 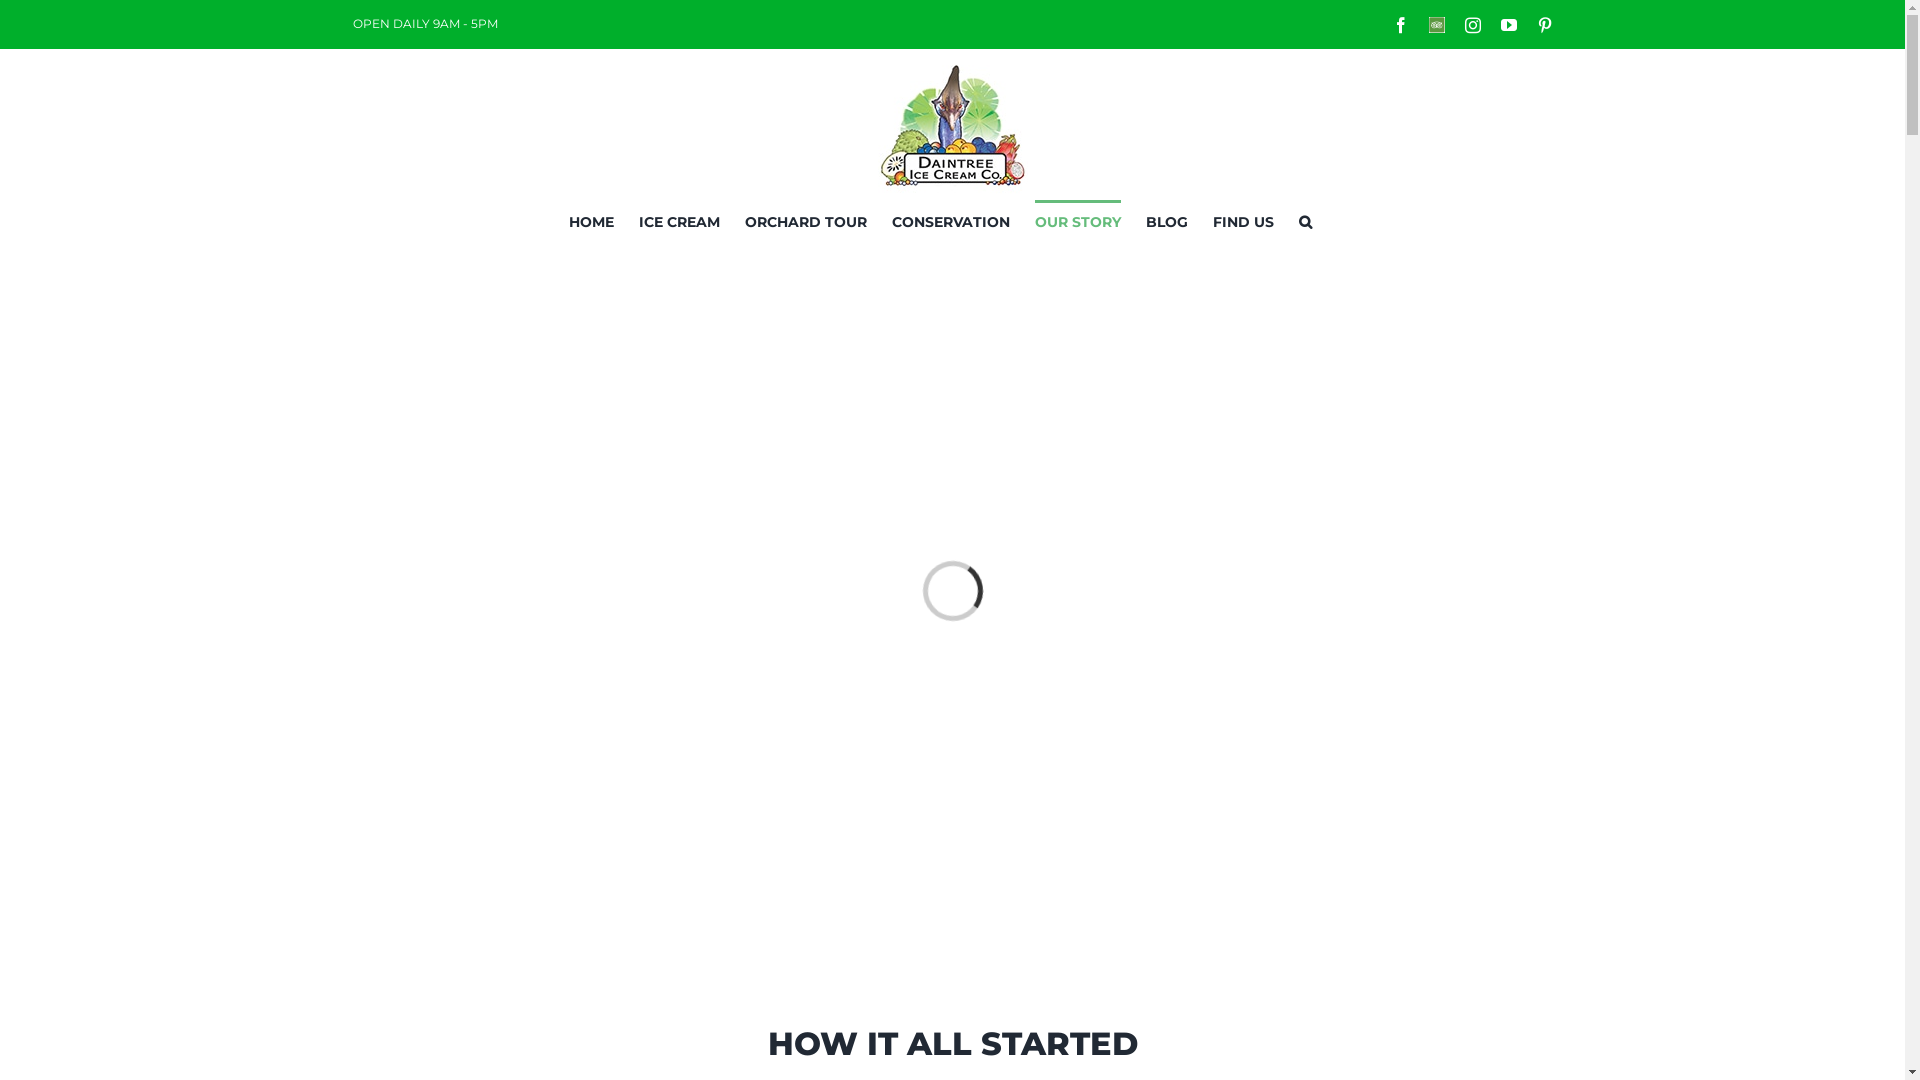 What do you see at coordinates (1241, 219) in the screenshot?
I see `'FIND US'` at bounding box center [1241, 219].